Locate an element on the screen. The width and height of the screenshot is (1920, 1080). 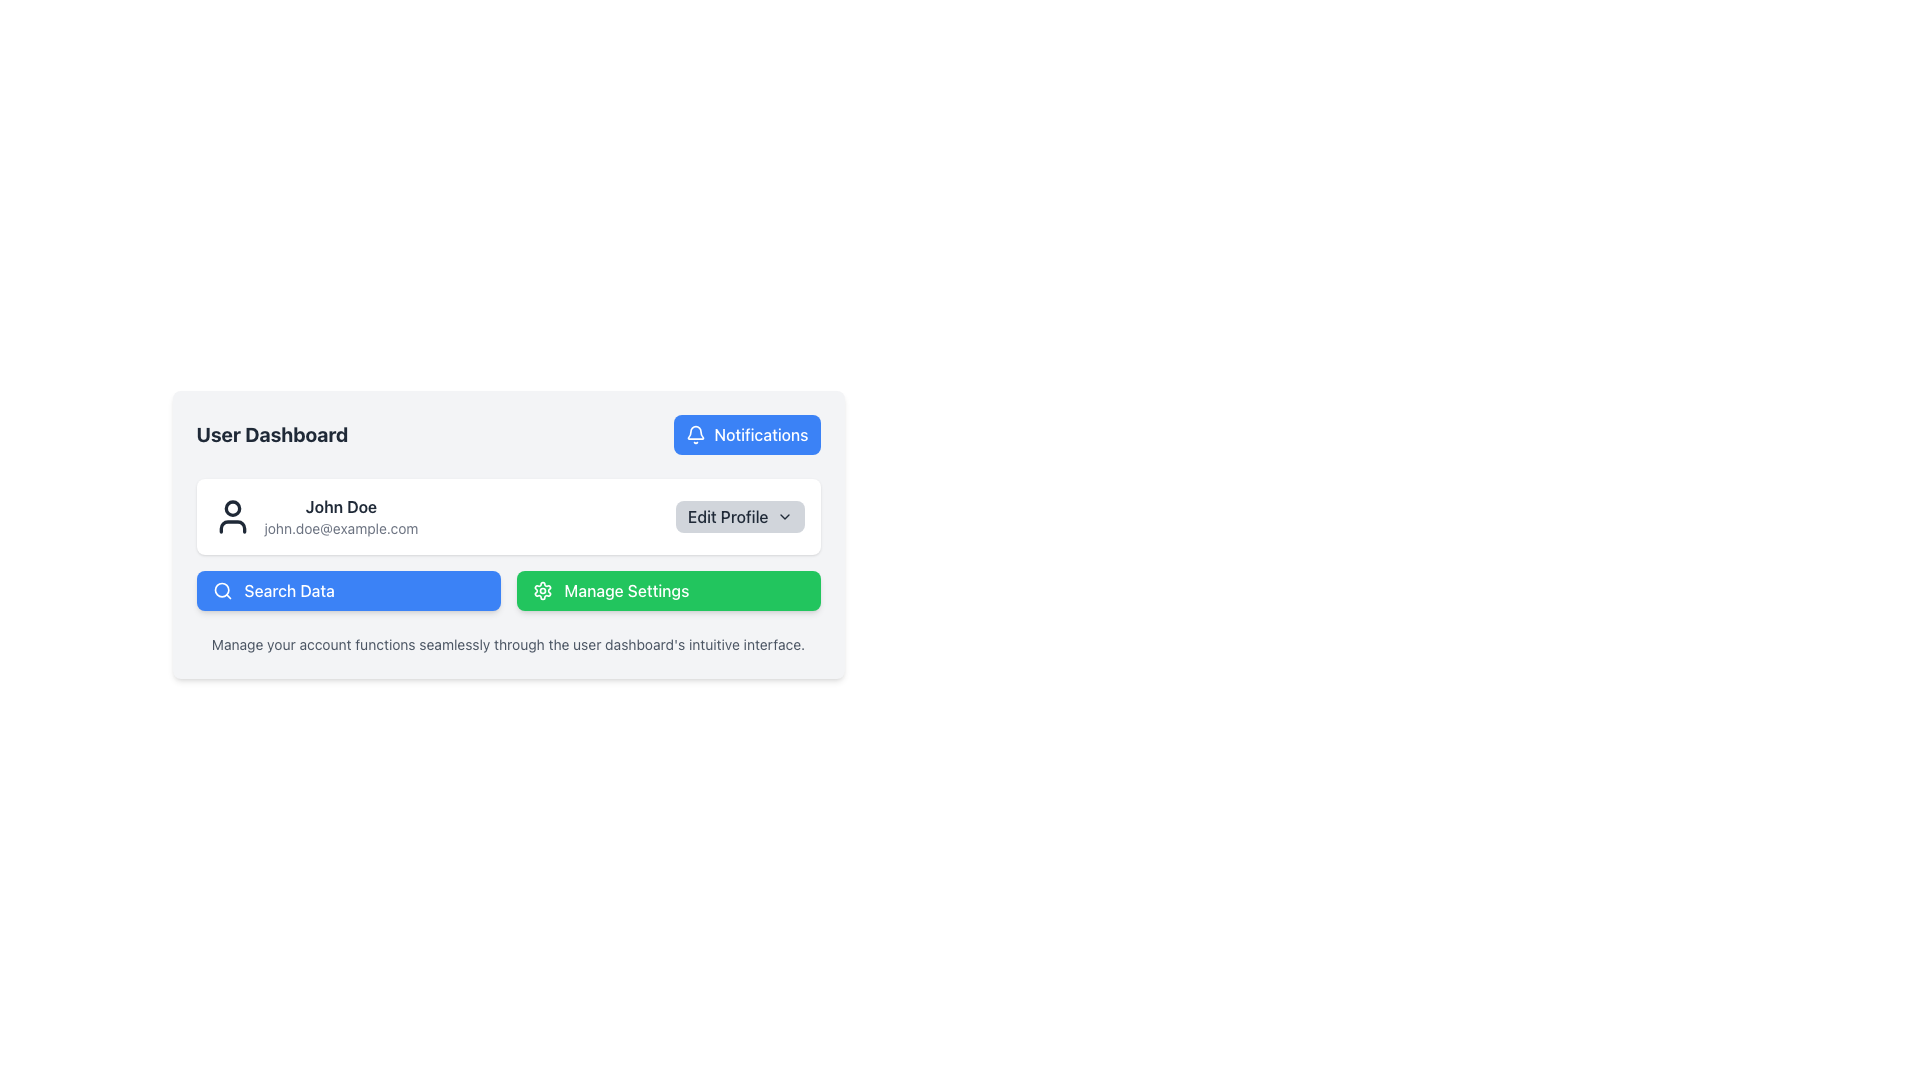
the user's name text label located beneath the 'User Dashboard' heading, above the email 'john.doe@example.com', and next to the user icon avatar is located at coordinates (341, 505).